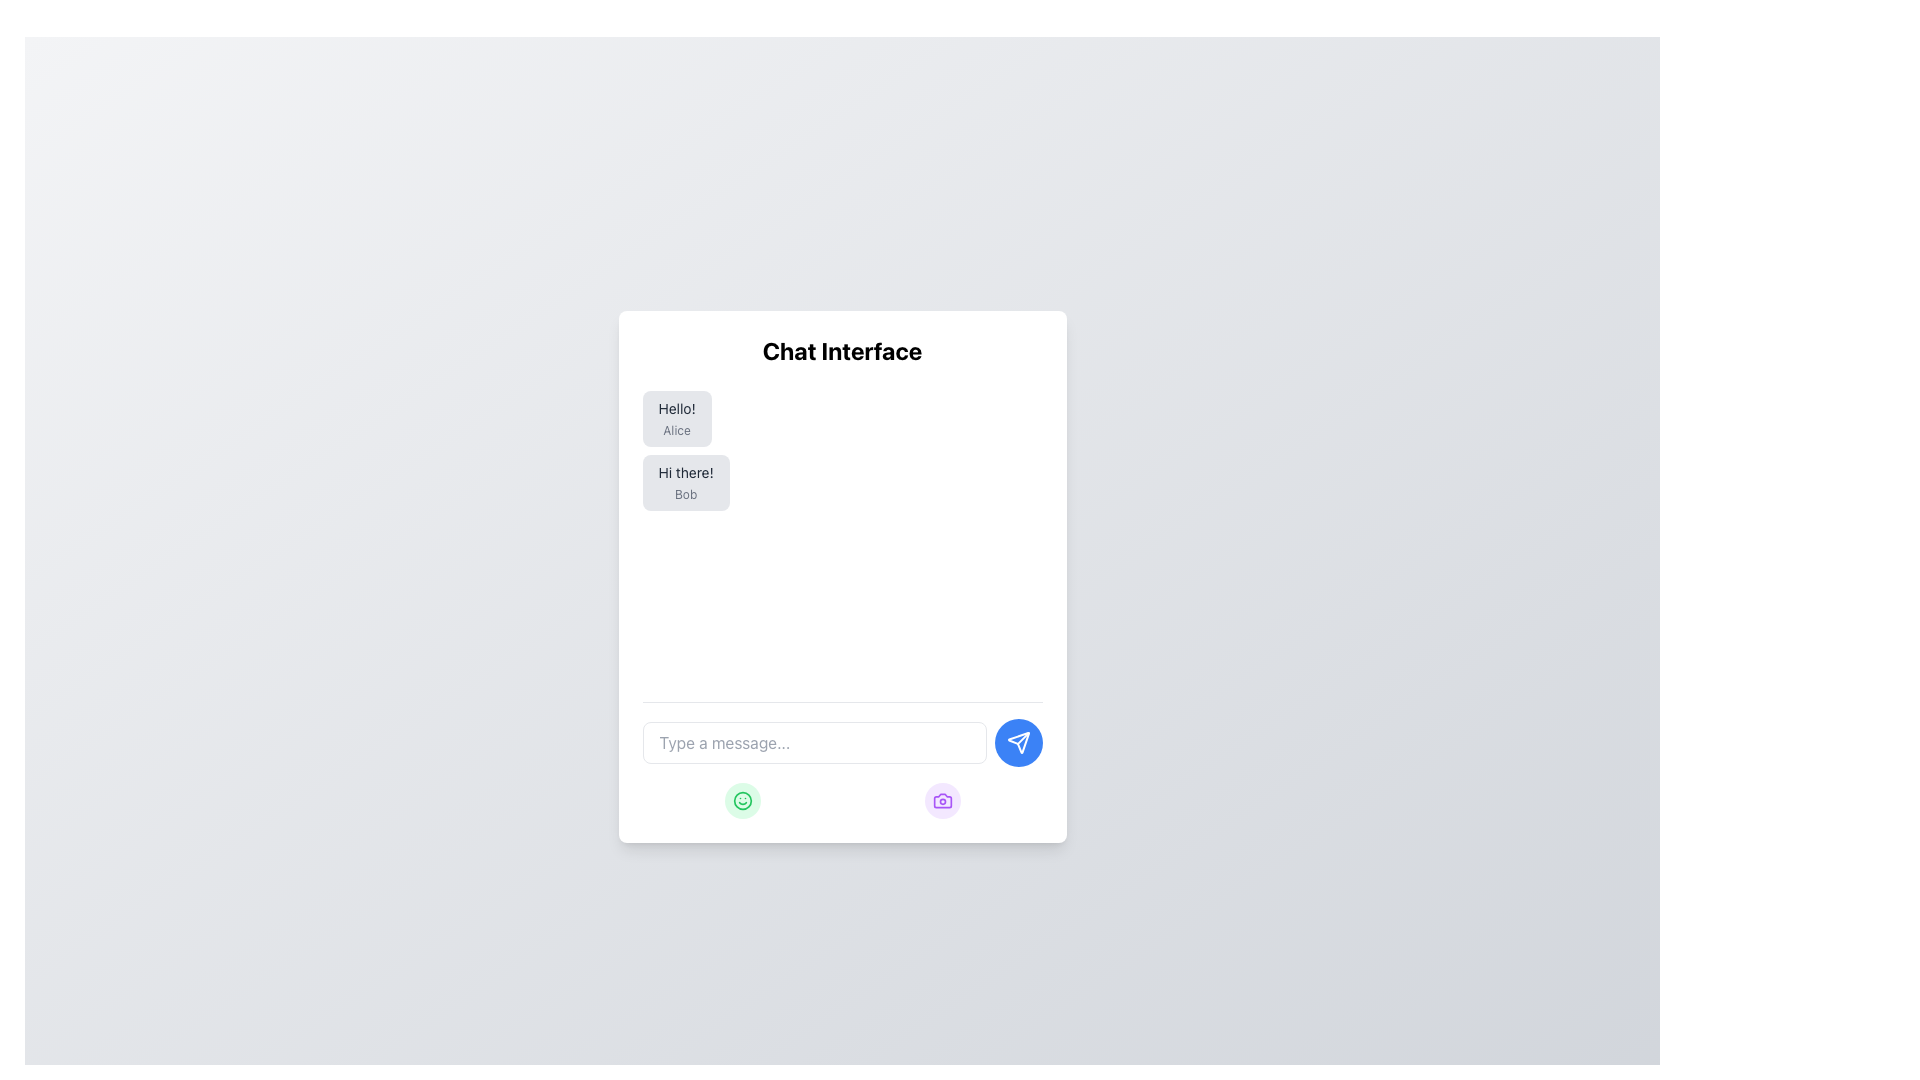 The height and width of the screenshot is (1080, 1920). Describe the element at coordinates (686, 494) in the screenshot. I see `the small text label that reads 'Bob', styled in light gray color, positioned below the 'Hi there!' text element` at that location.